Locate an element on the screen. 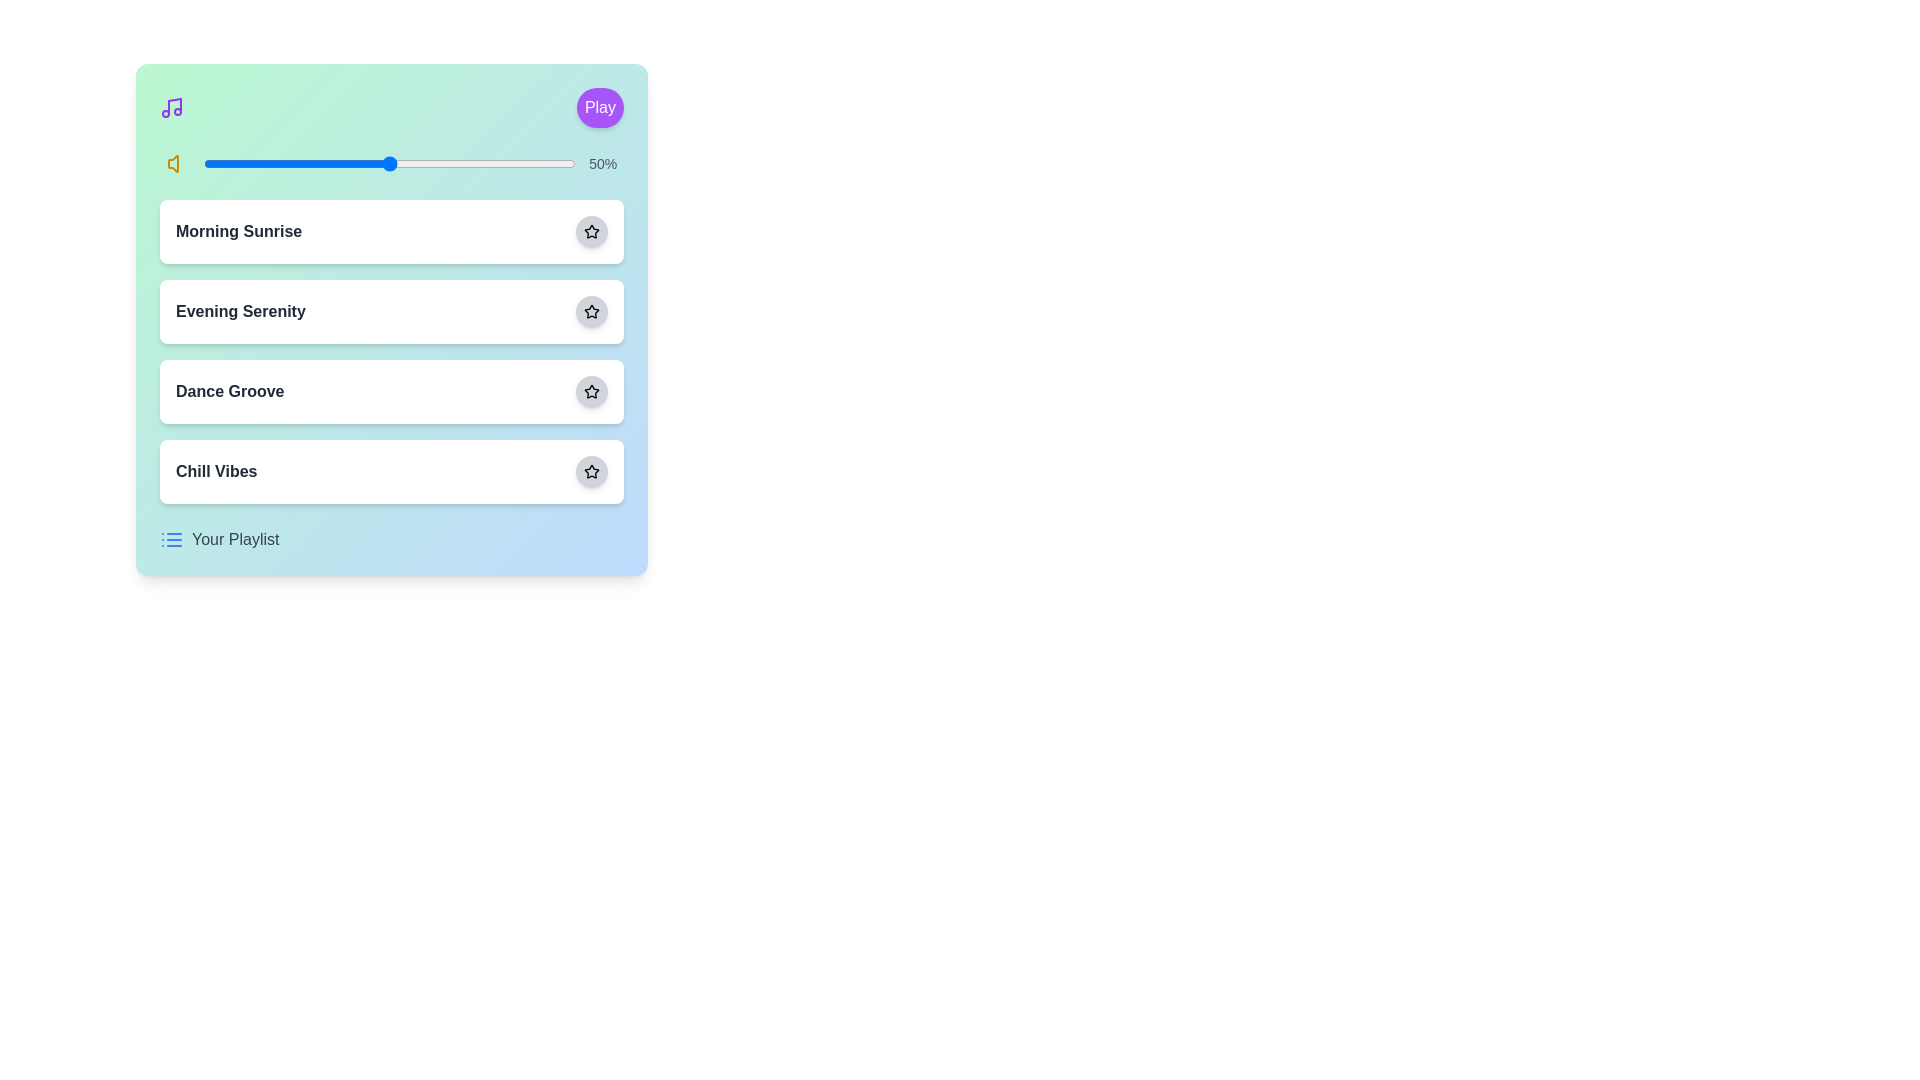 This screenshot has width=1920, height=1080. the slider is located at coordinates (400, 163).